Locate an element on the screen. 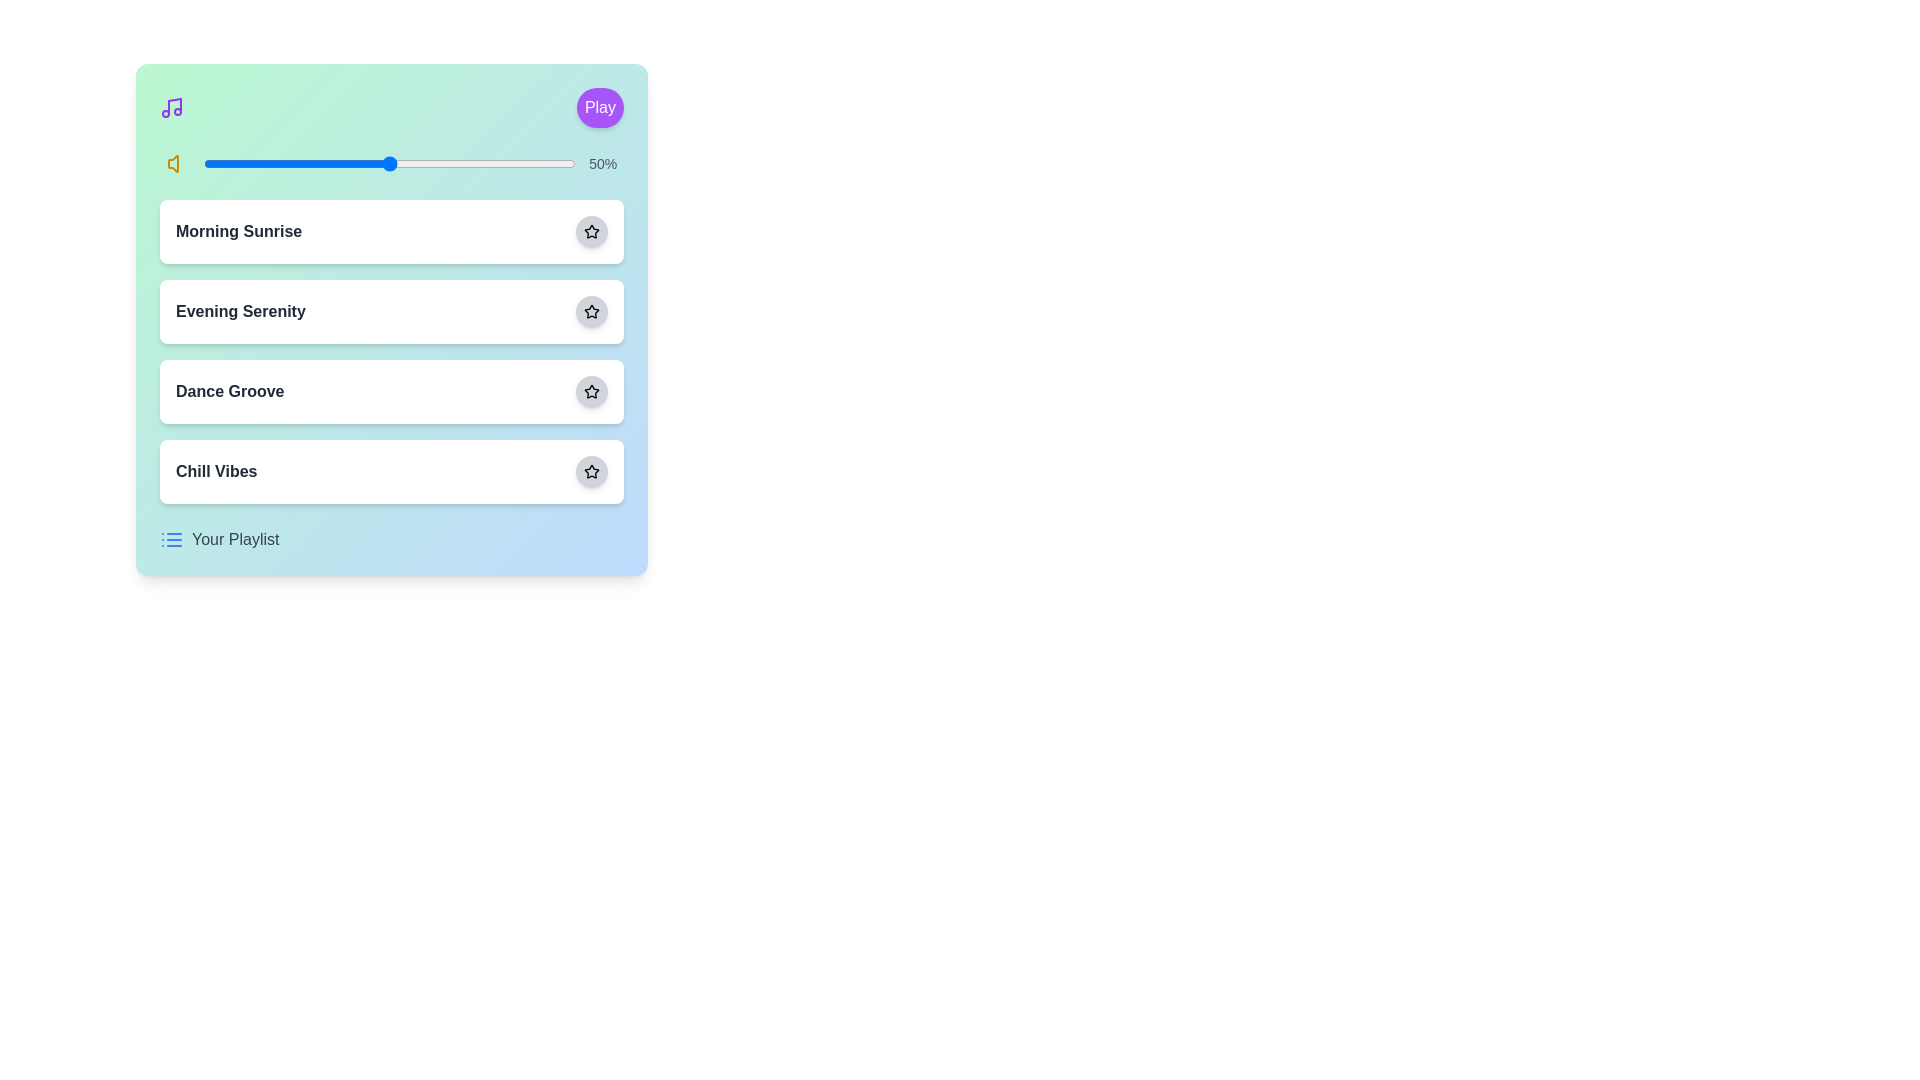 This screenshot has width=1920, height=1080. the slider is located at coordinates (400, 163).